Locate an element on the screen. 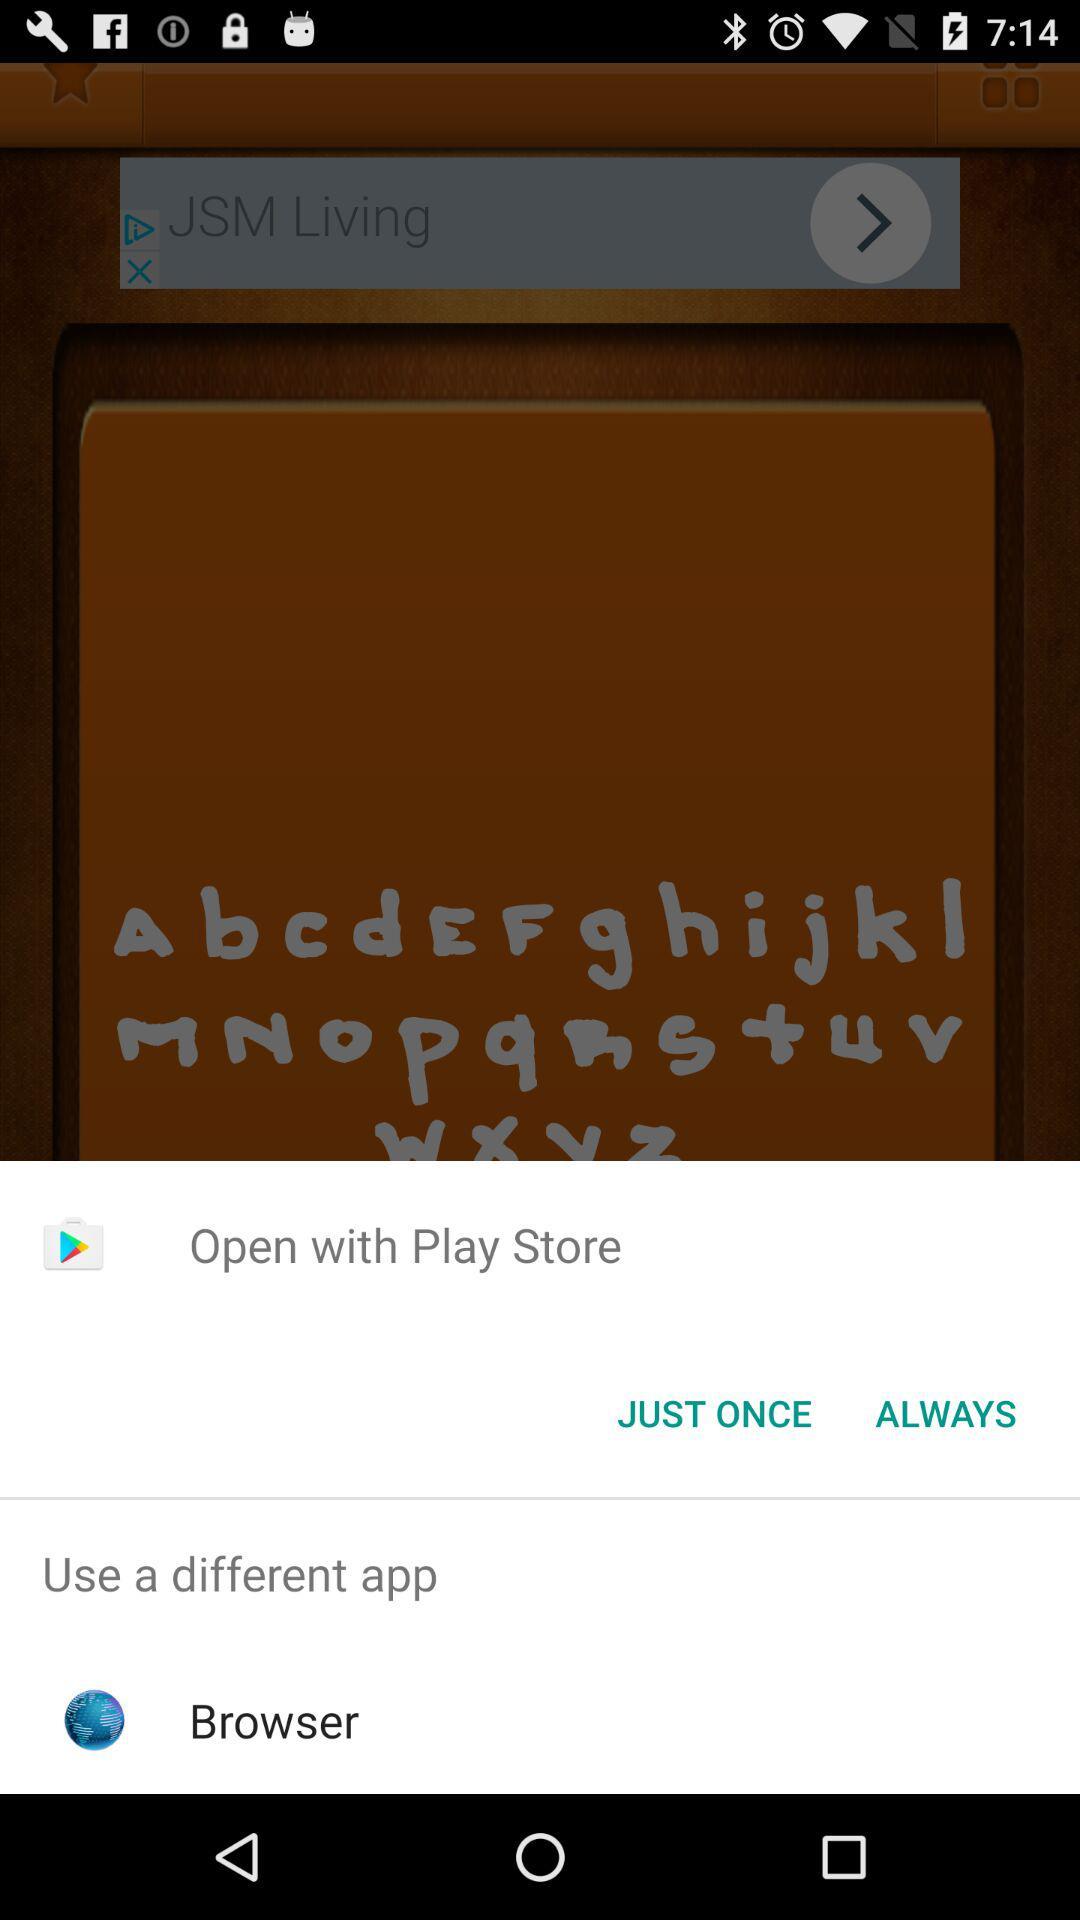 This screenshot has width=1080, height=1920. always at the bottom right corner is located at coordinates (945, 1411).